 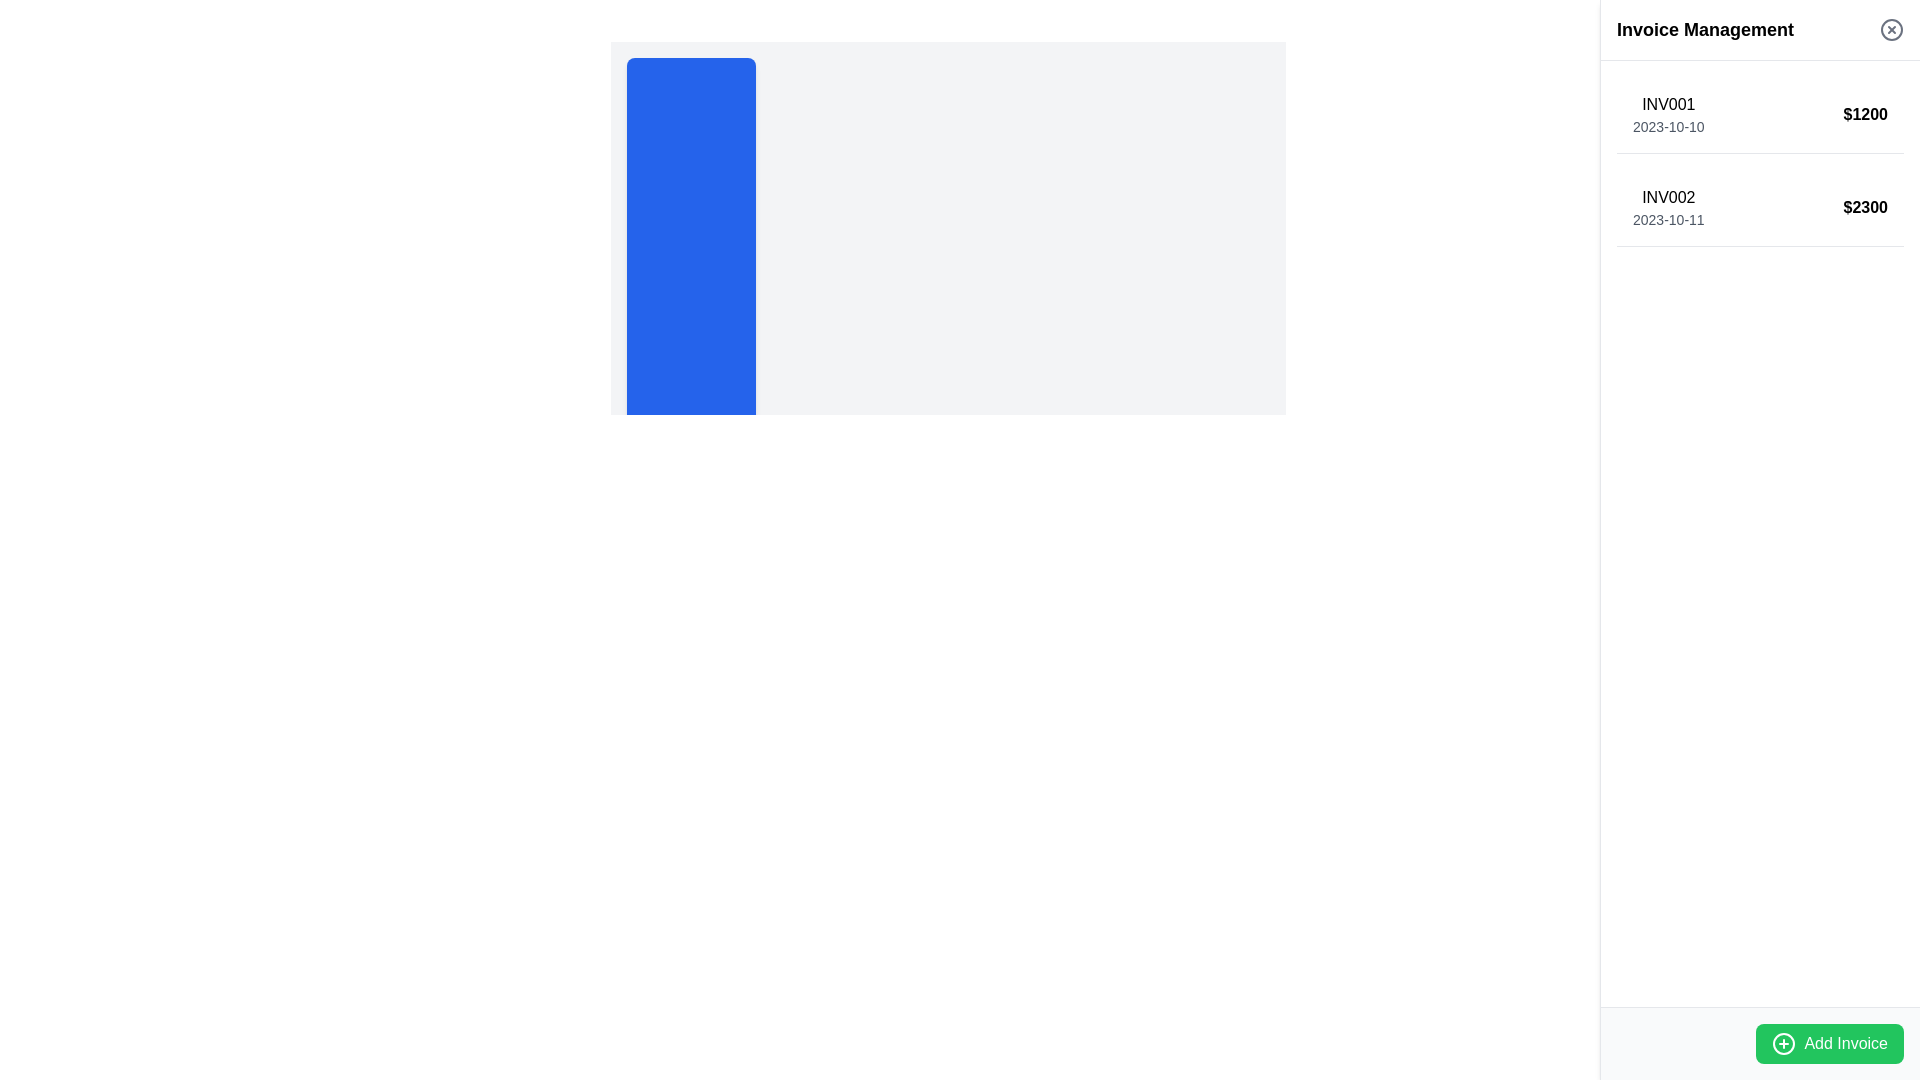 What do you see at coordinates (1890, 30) in the screenshot?
I see `the circular button with an 'X' in the center, located at the top-right corner of the 'Invoice Management' header section` at bounding box center [1890, 30].